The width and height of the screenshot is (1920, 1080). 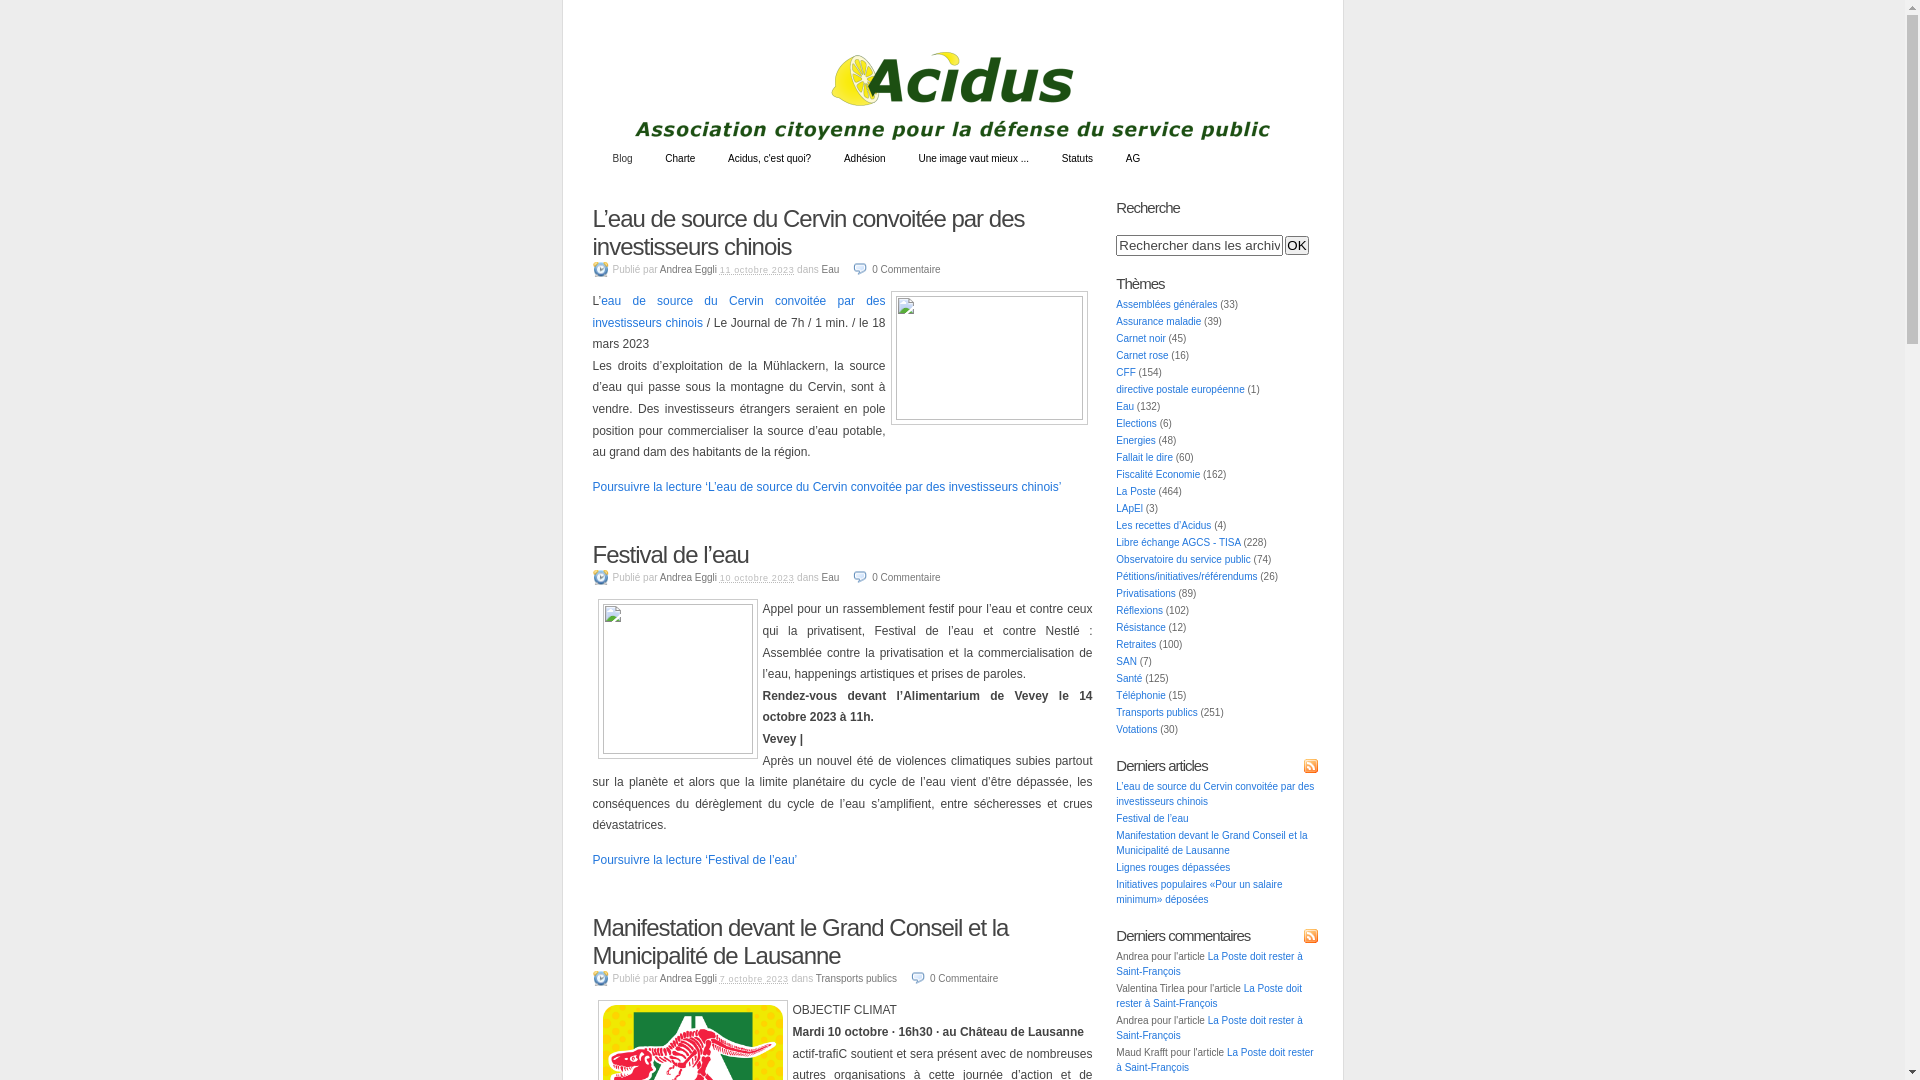 I want to click on 'Elections', so click(x=1136, y=422).